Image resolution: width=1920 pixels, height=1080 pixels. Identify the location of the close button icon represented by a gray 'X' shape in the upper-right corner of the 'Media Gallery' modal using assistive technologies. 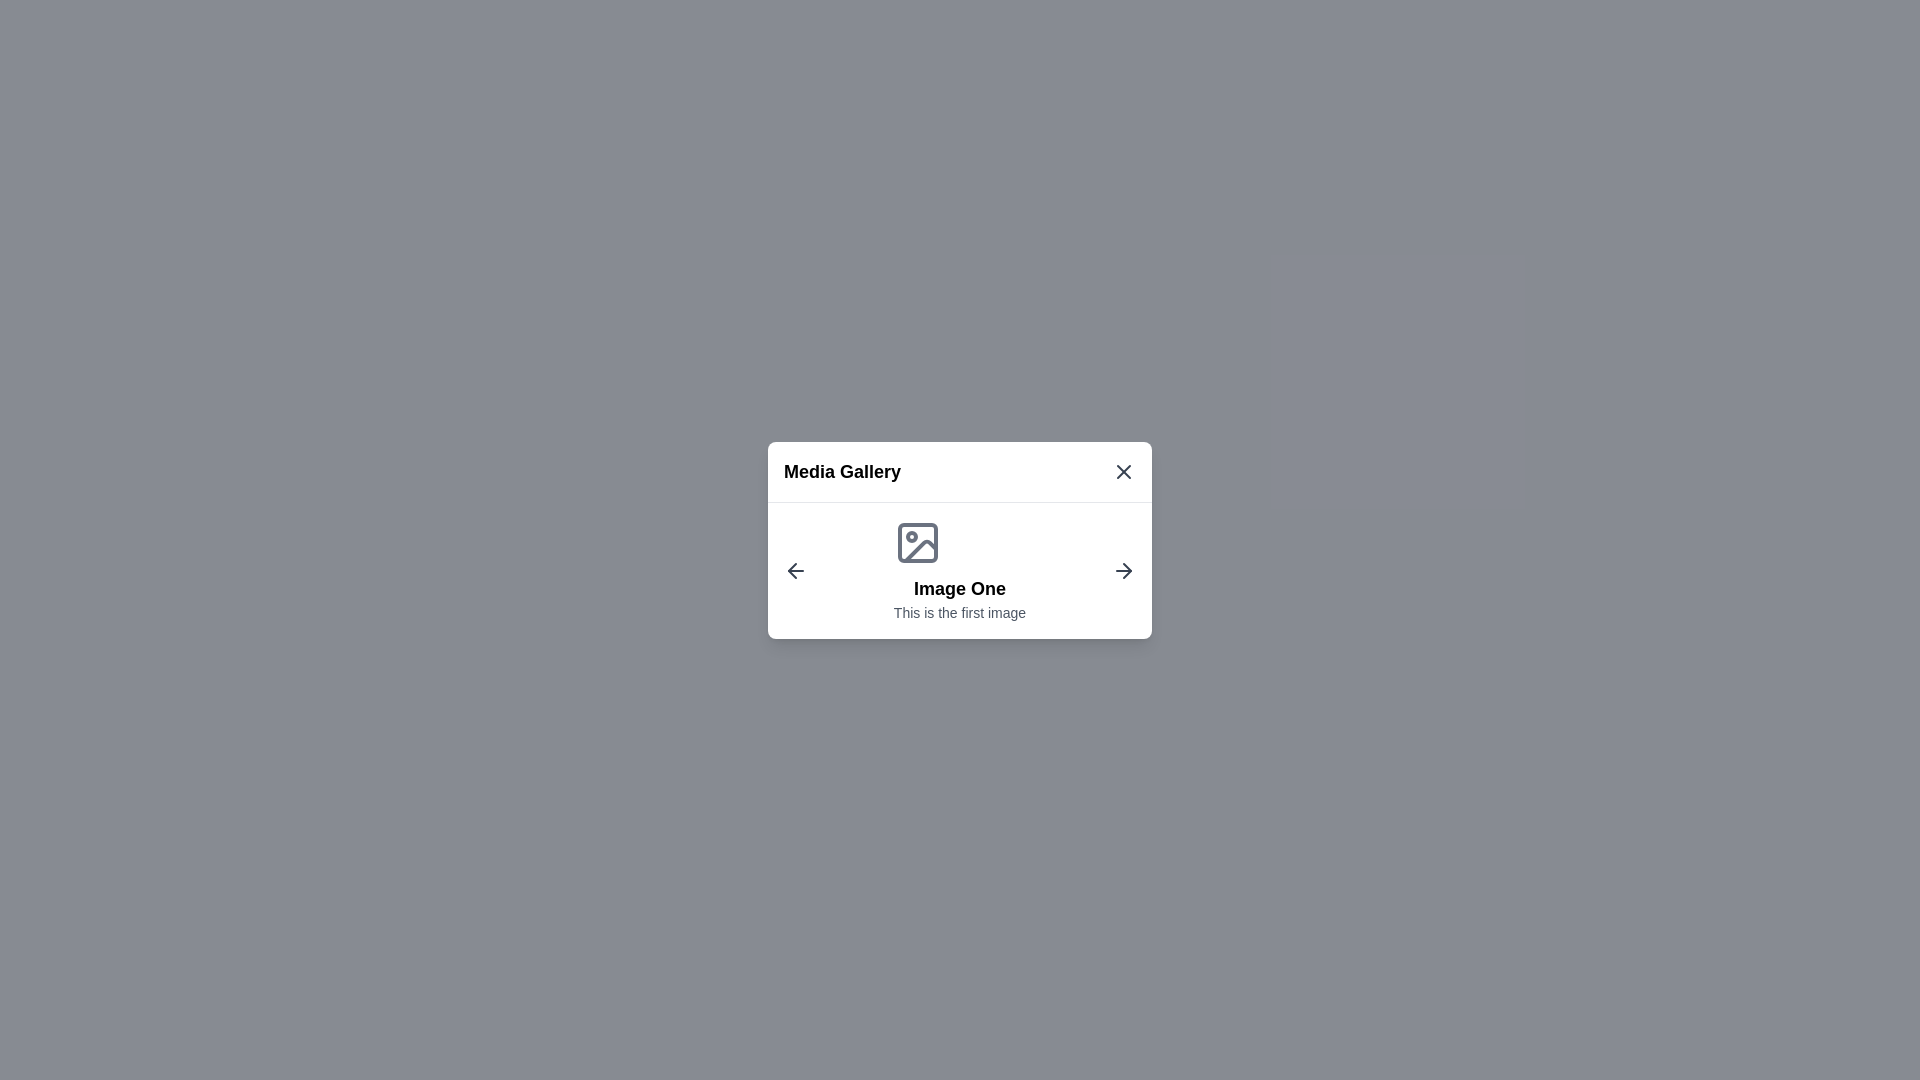
(1123, 471).